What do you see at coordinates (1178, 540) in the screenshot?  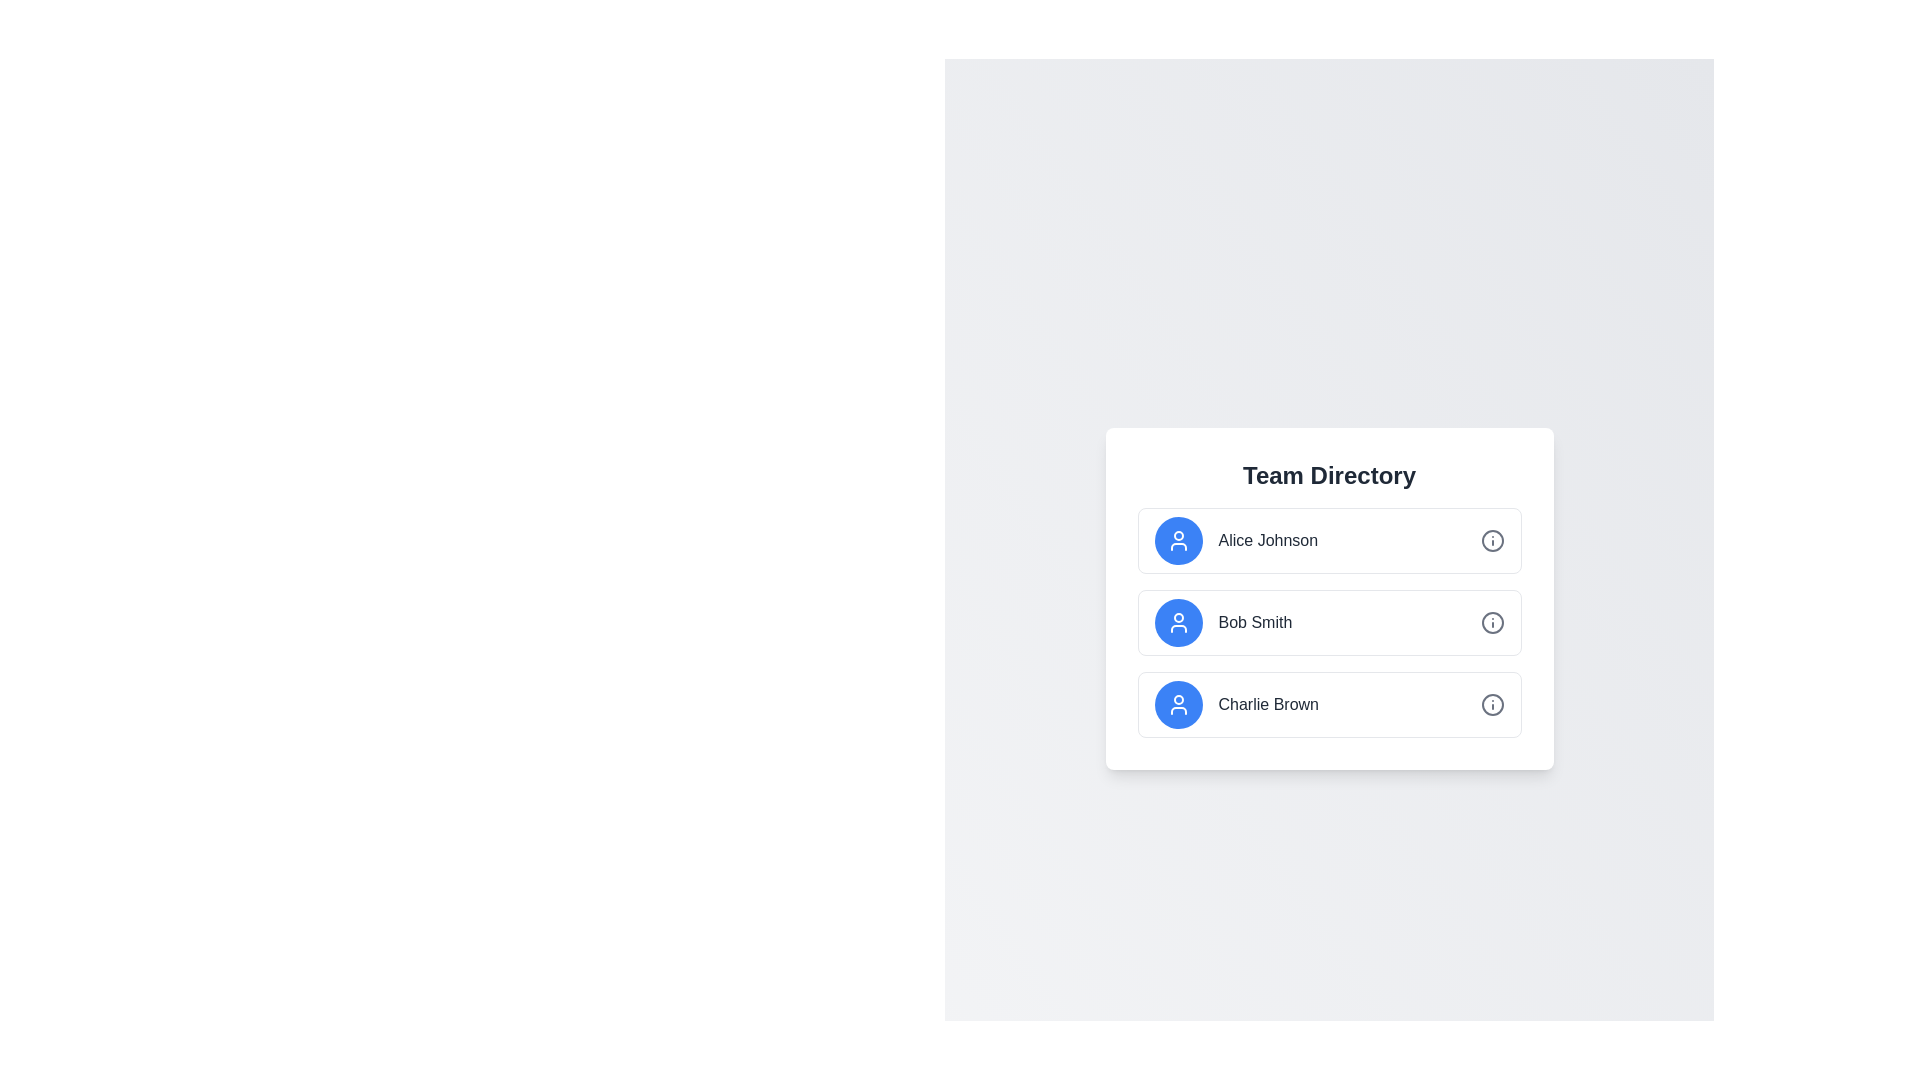 I see `the visual icon or avatar representation associated with the user 'Alice Johnson', which is the first item among its siblings and located to the left of the name` at bounding box center [1178, 540].